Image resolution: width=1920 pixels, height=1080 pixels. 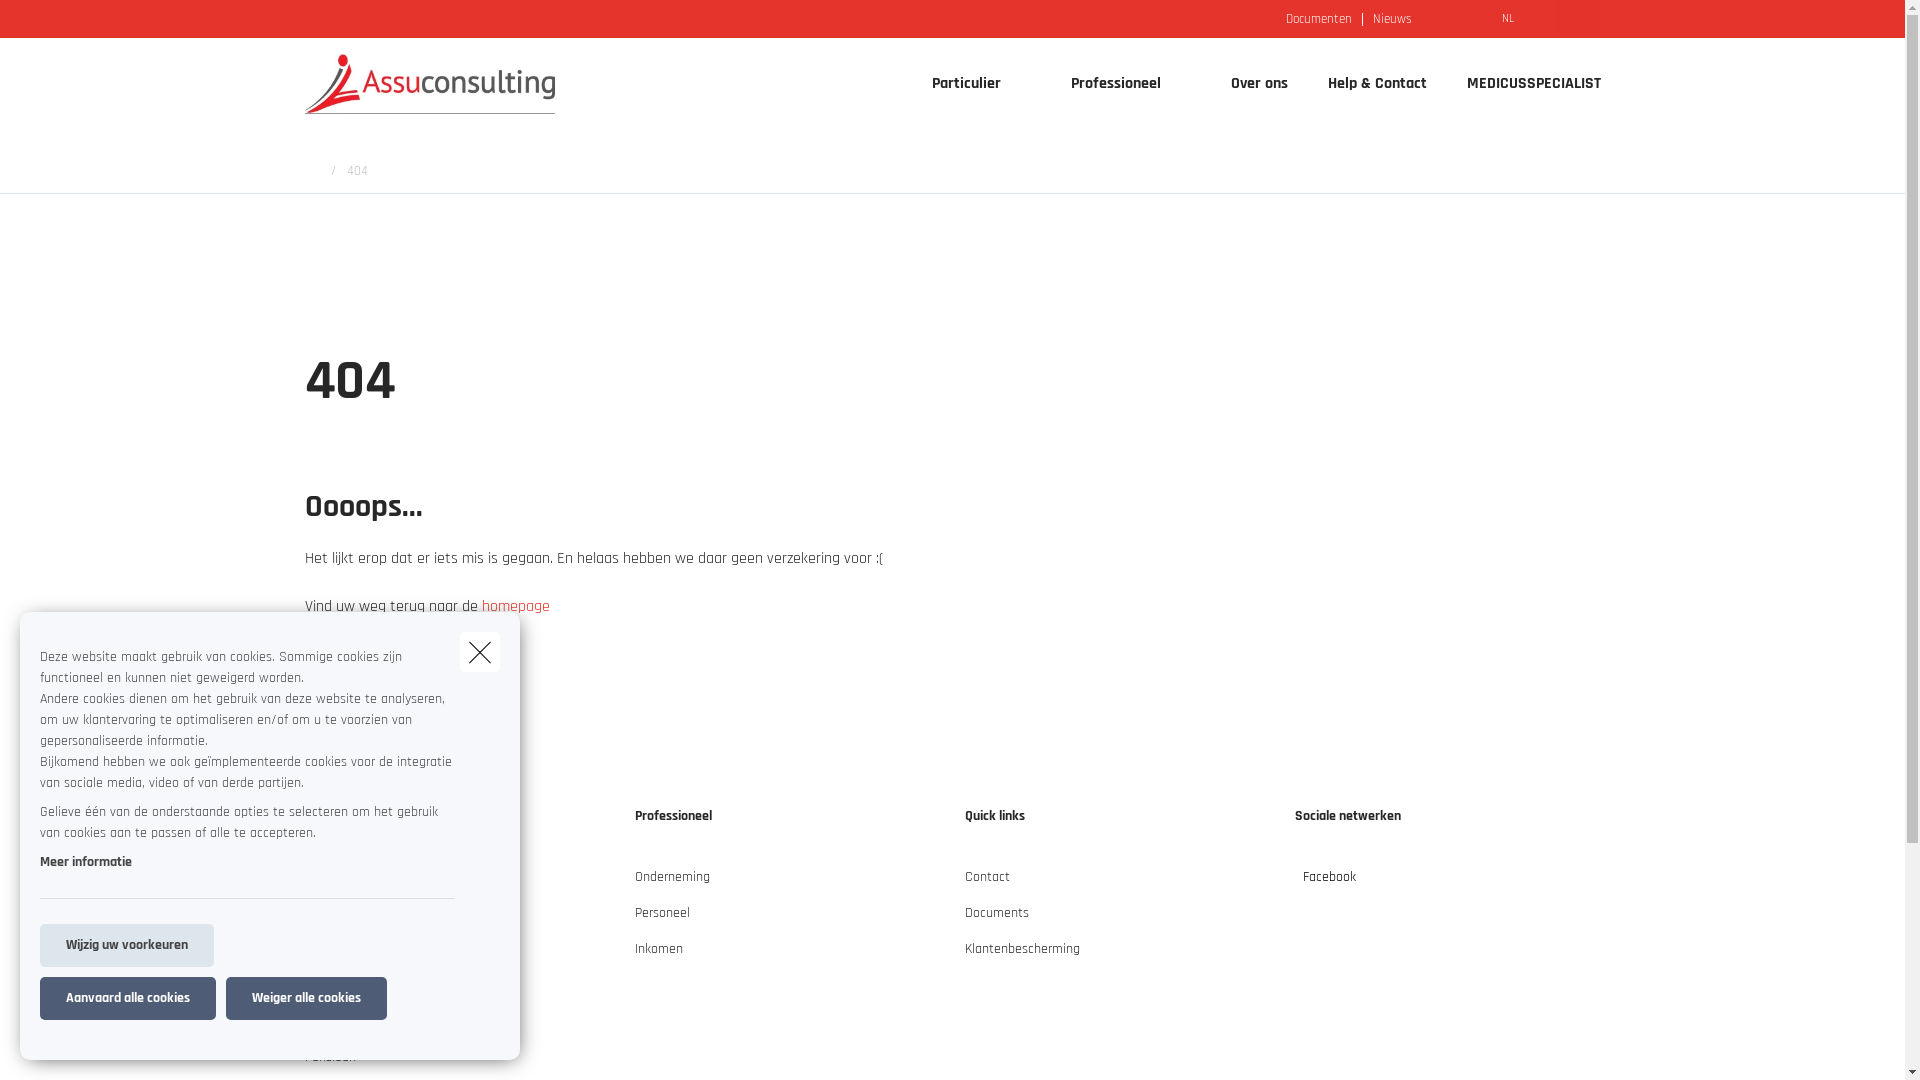 I want to click on 'Aanvaard alle cookies', so click(x=127, y=998).